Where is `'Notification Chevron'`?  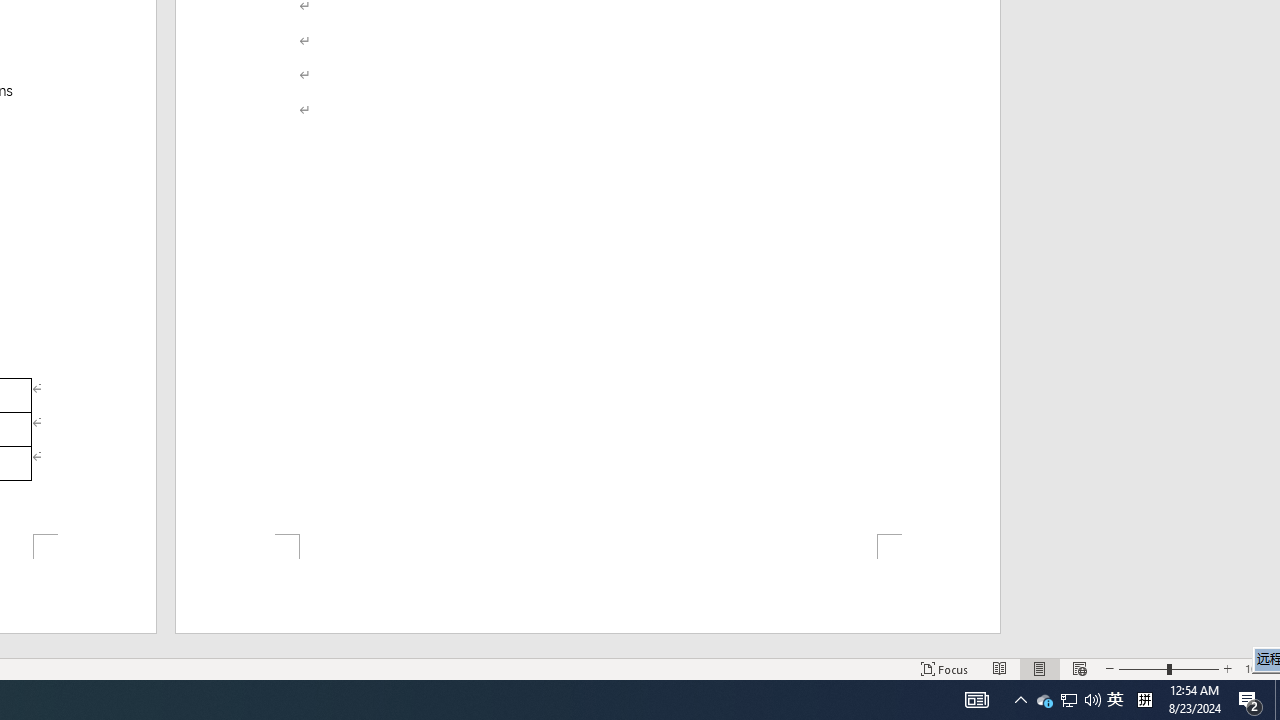
'Notification Chevron' is located at coordinates (1020, 698).